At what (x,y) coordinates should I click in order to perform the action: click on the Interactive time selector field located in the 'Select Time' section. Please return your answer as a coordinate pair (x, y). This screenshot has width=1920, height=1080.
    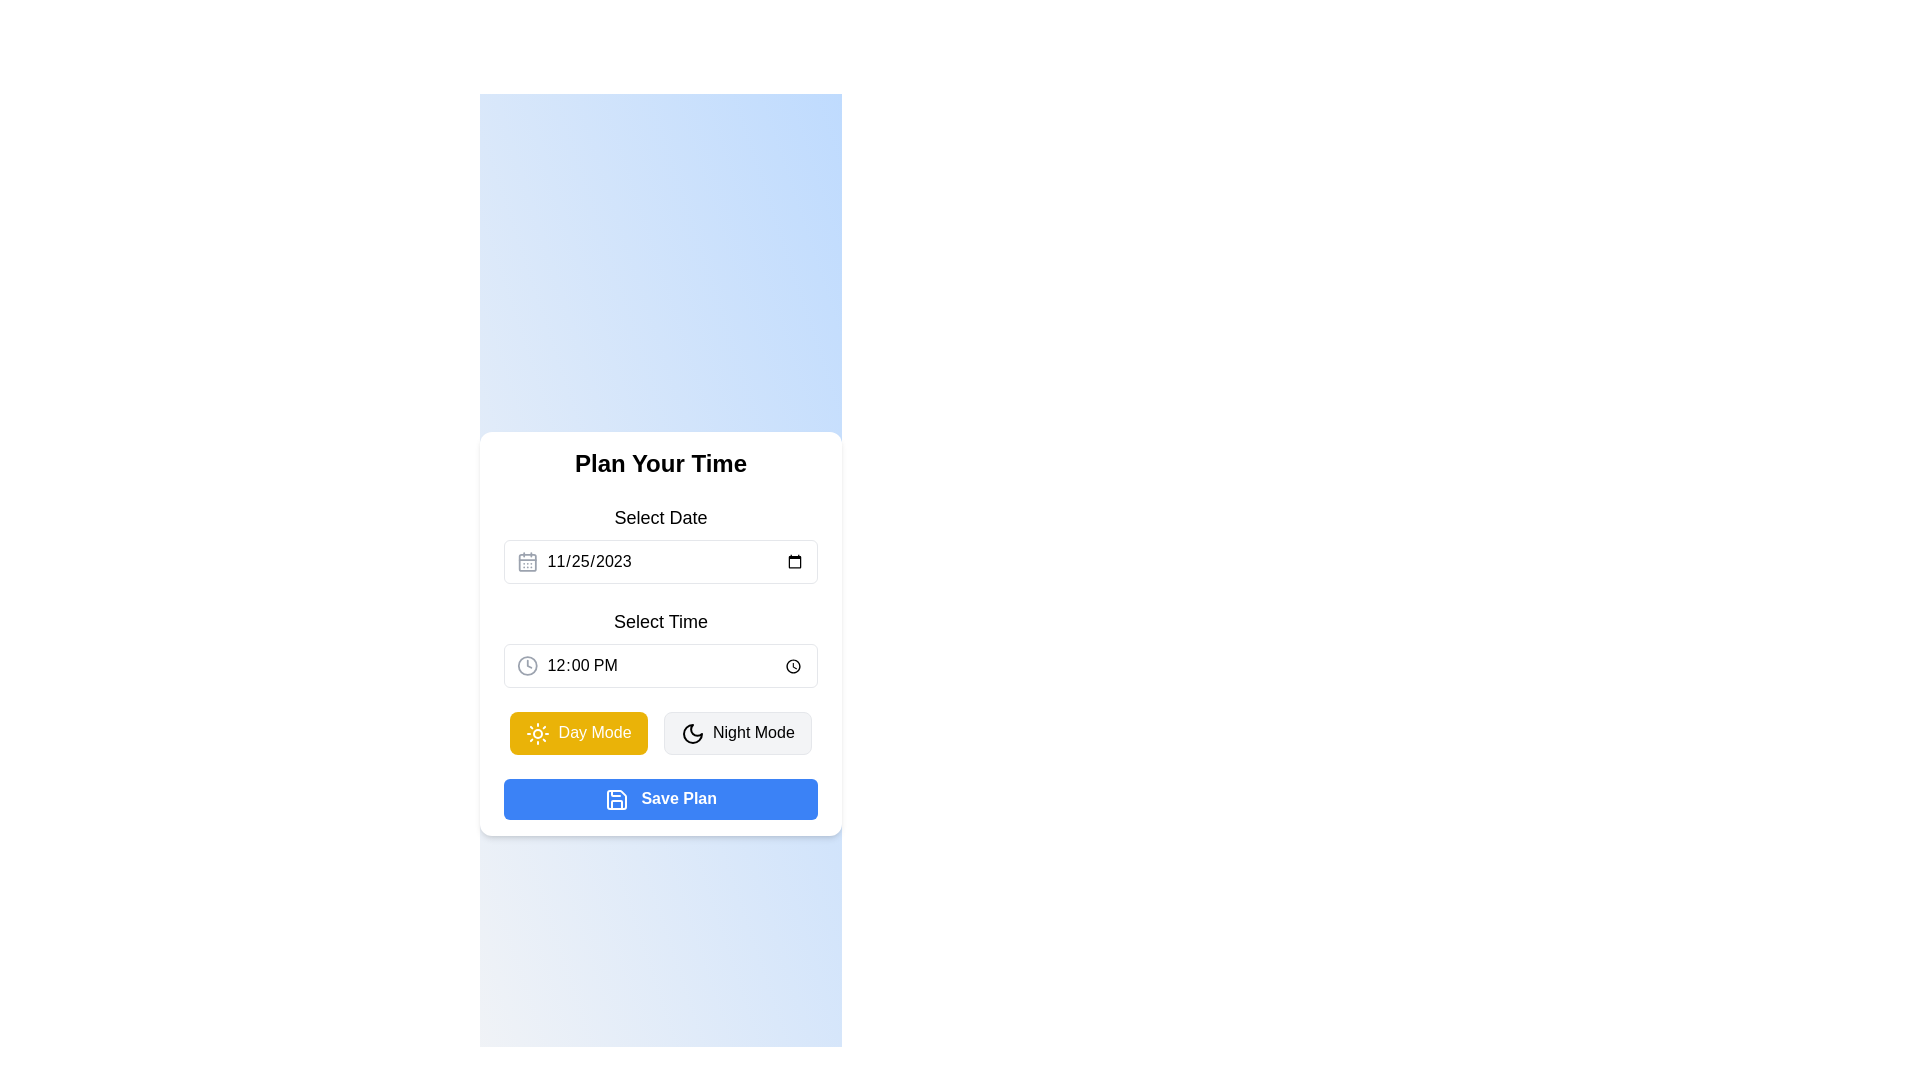
    Looking at the image, I should click on (661, 666).